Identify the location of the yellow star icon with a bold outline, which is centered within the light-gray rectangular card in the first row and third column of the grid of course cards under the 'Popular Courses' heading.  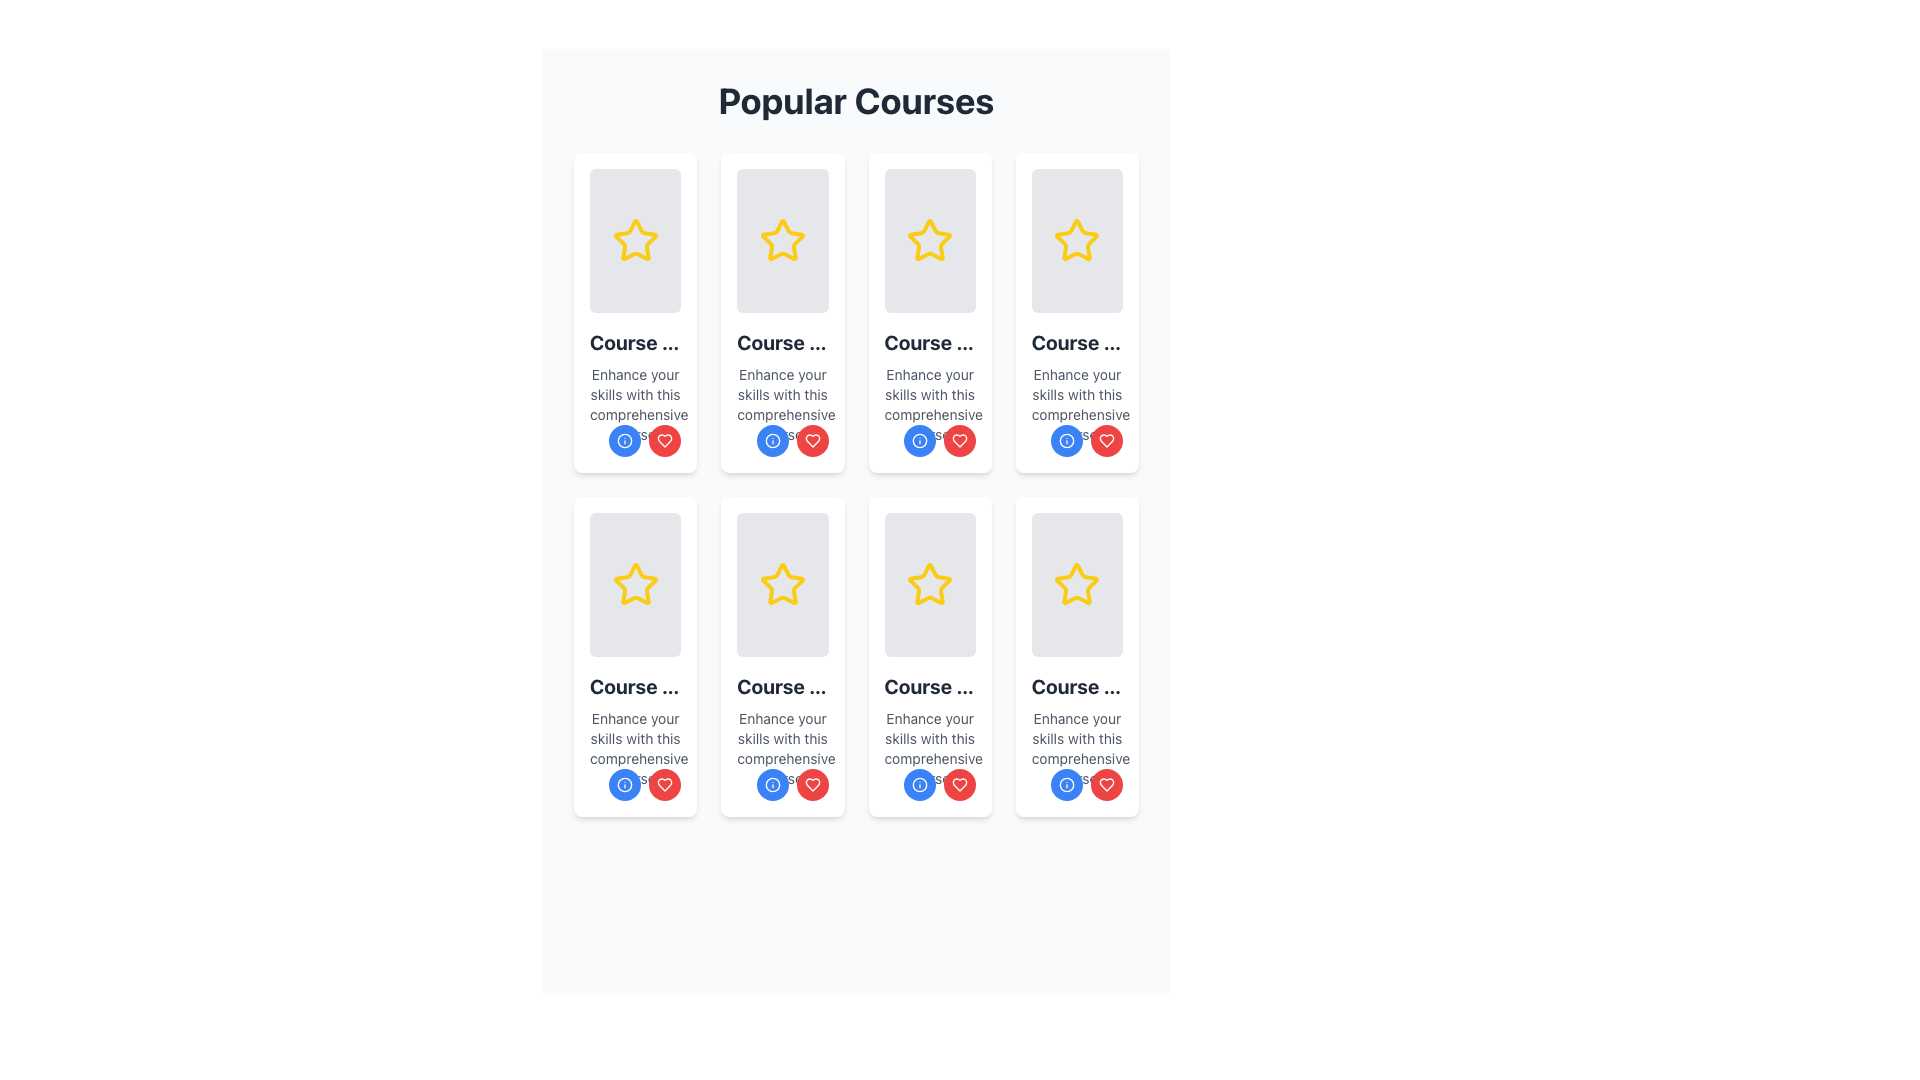
(929, 239).